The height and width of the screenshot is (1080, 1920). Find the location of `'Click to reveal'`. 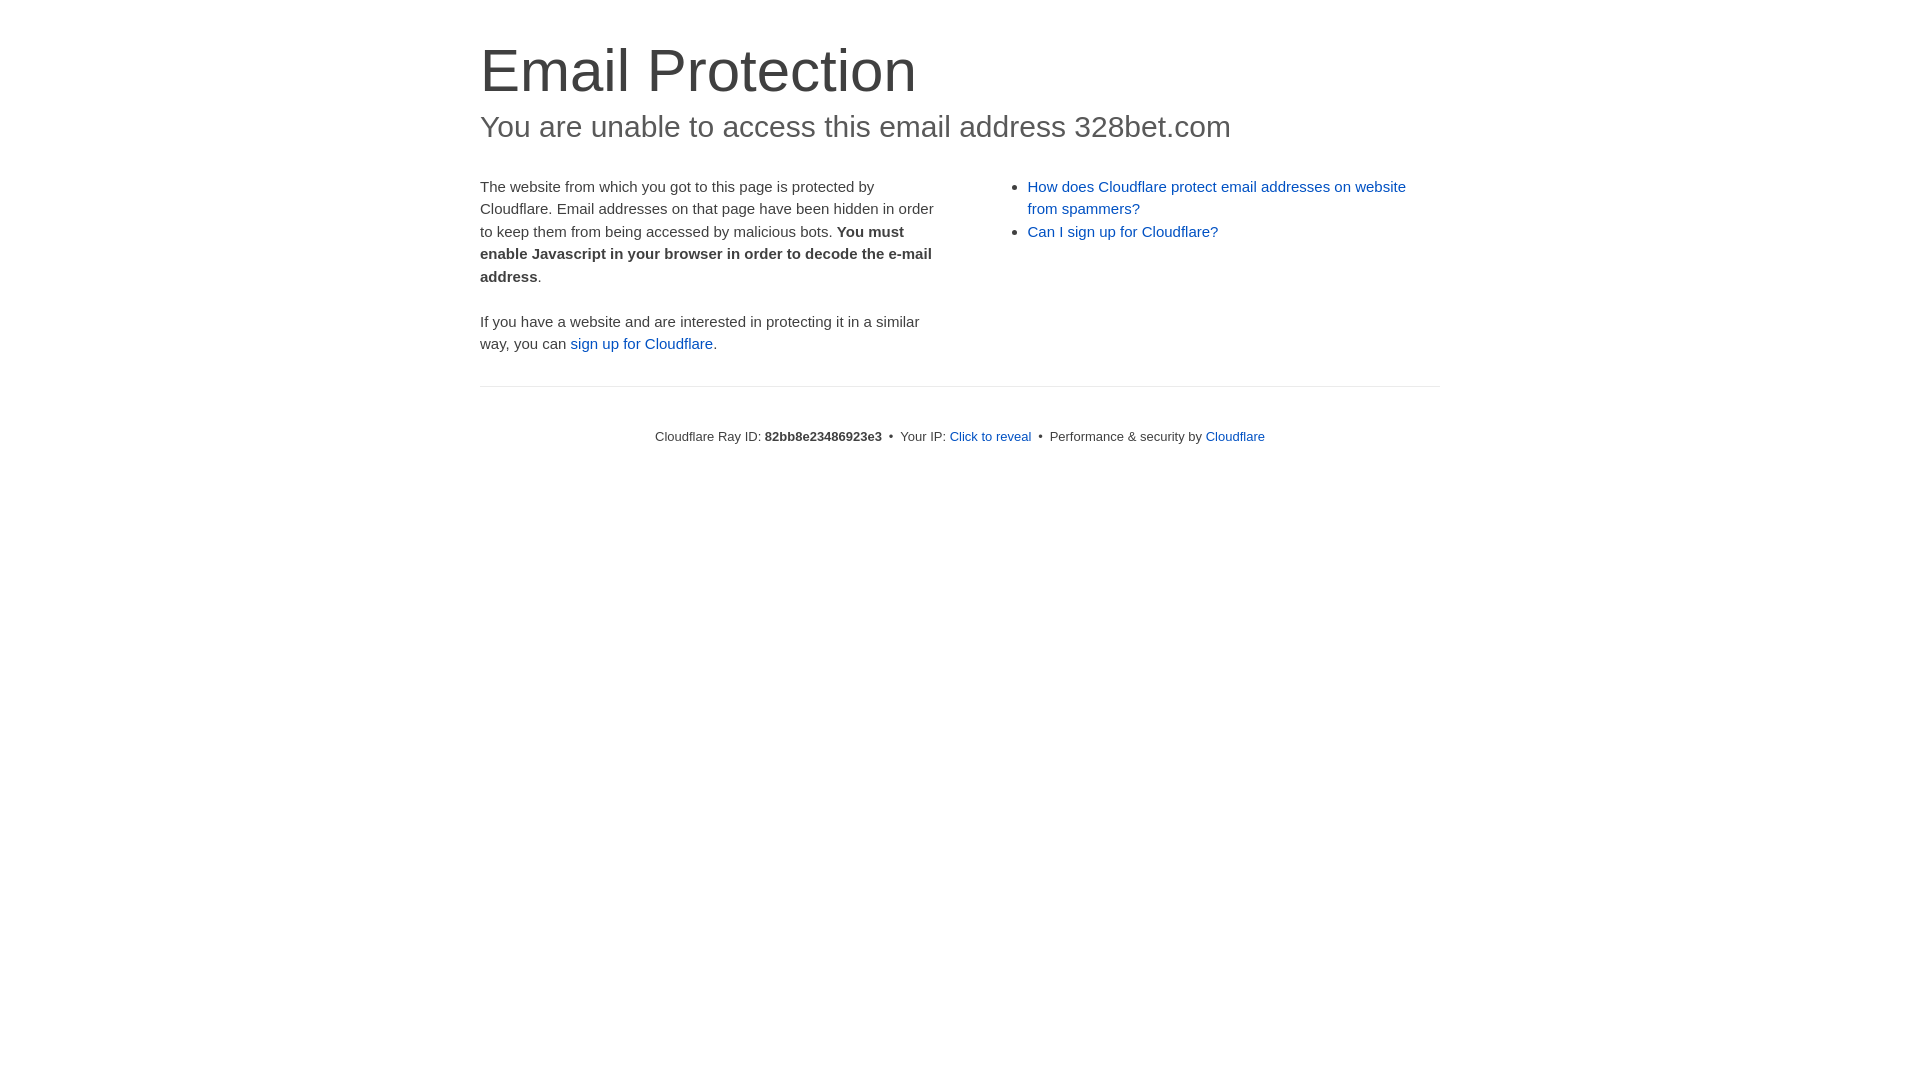

'Click to reveal' is located at coordinates (990, 435).